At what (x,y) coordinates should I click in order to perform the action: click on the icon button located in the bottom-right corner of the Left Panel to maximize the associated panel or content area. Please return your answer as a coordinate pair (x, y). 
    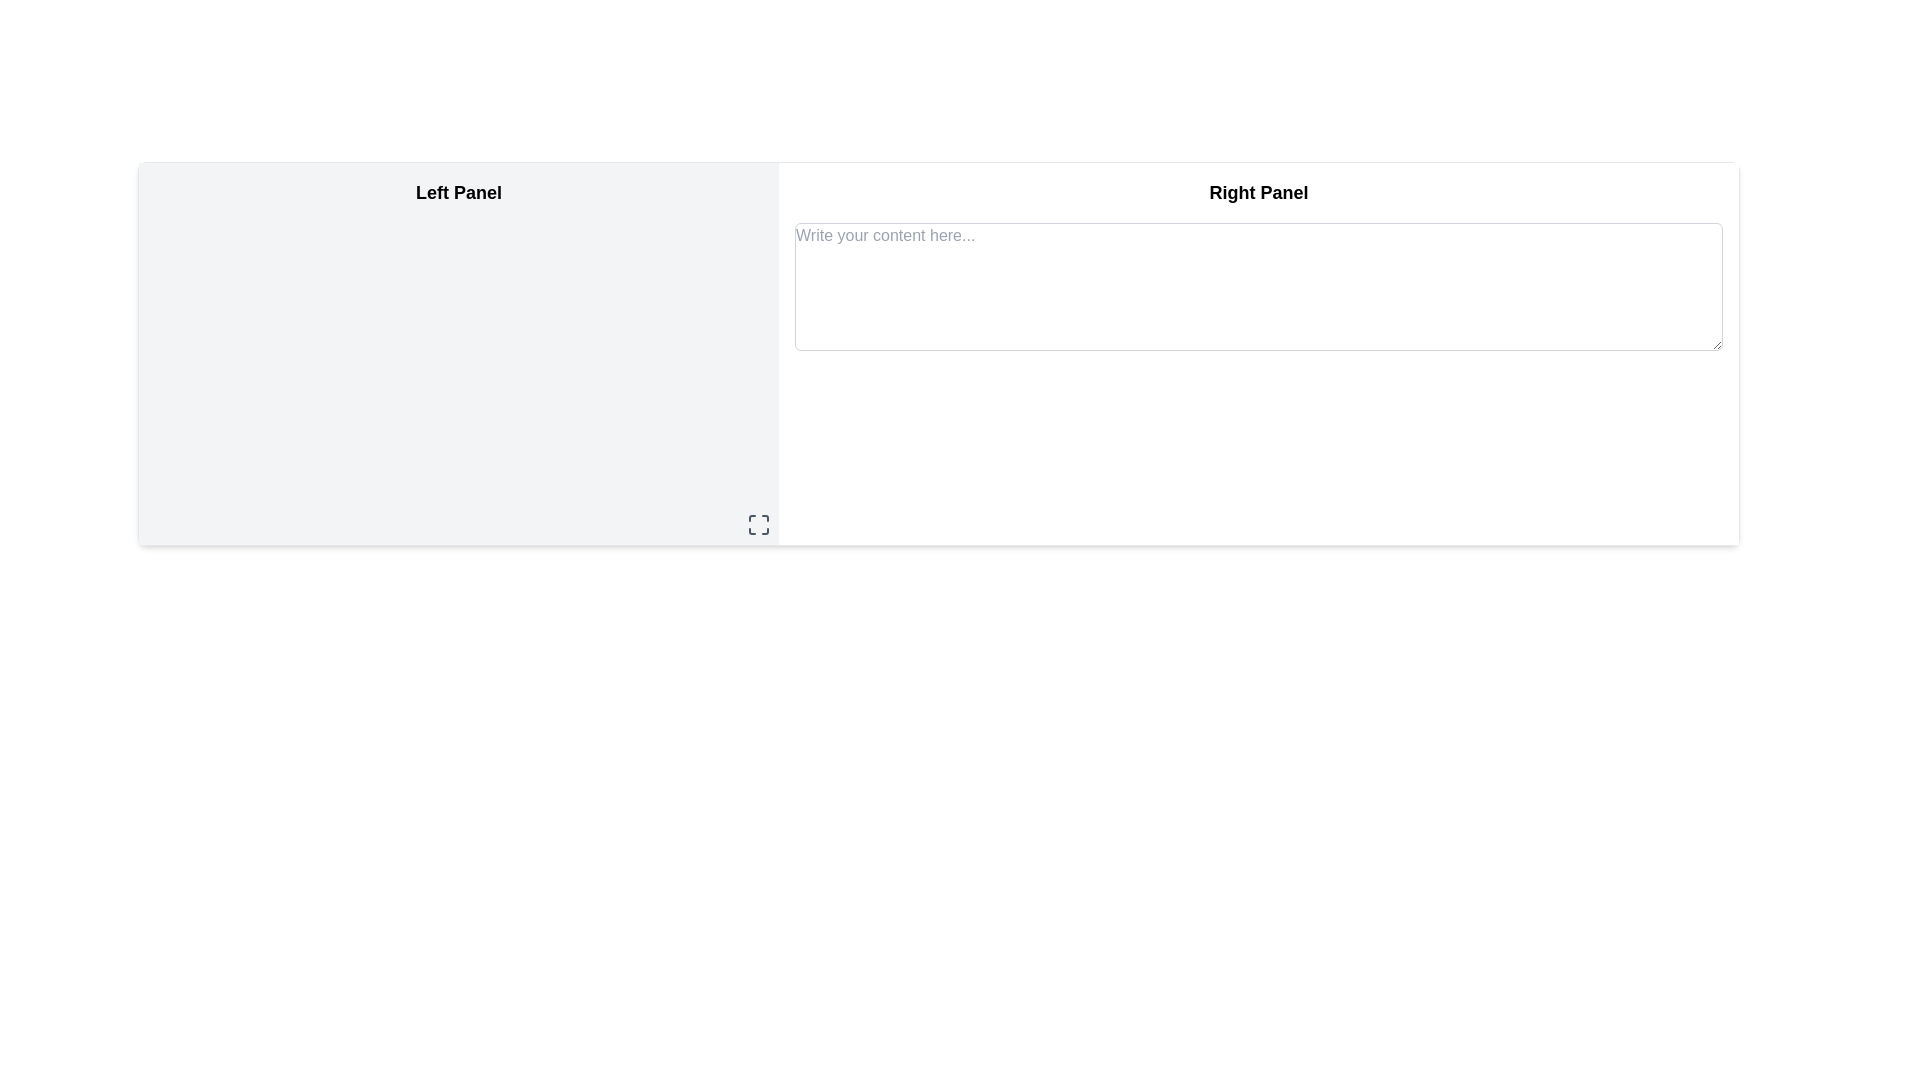
    Looking at the image, I should click on (757, 523).